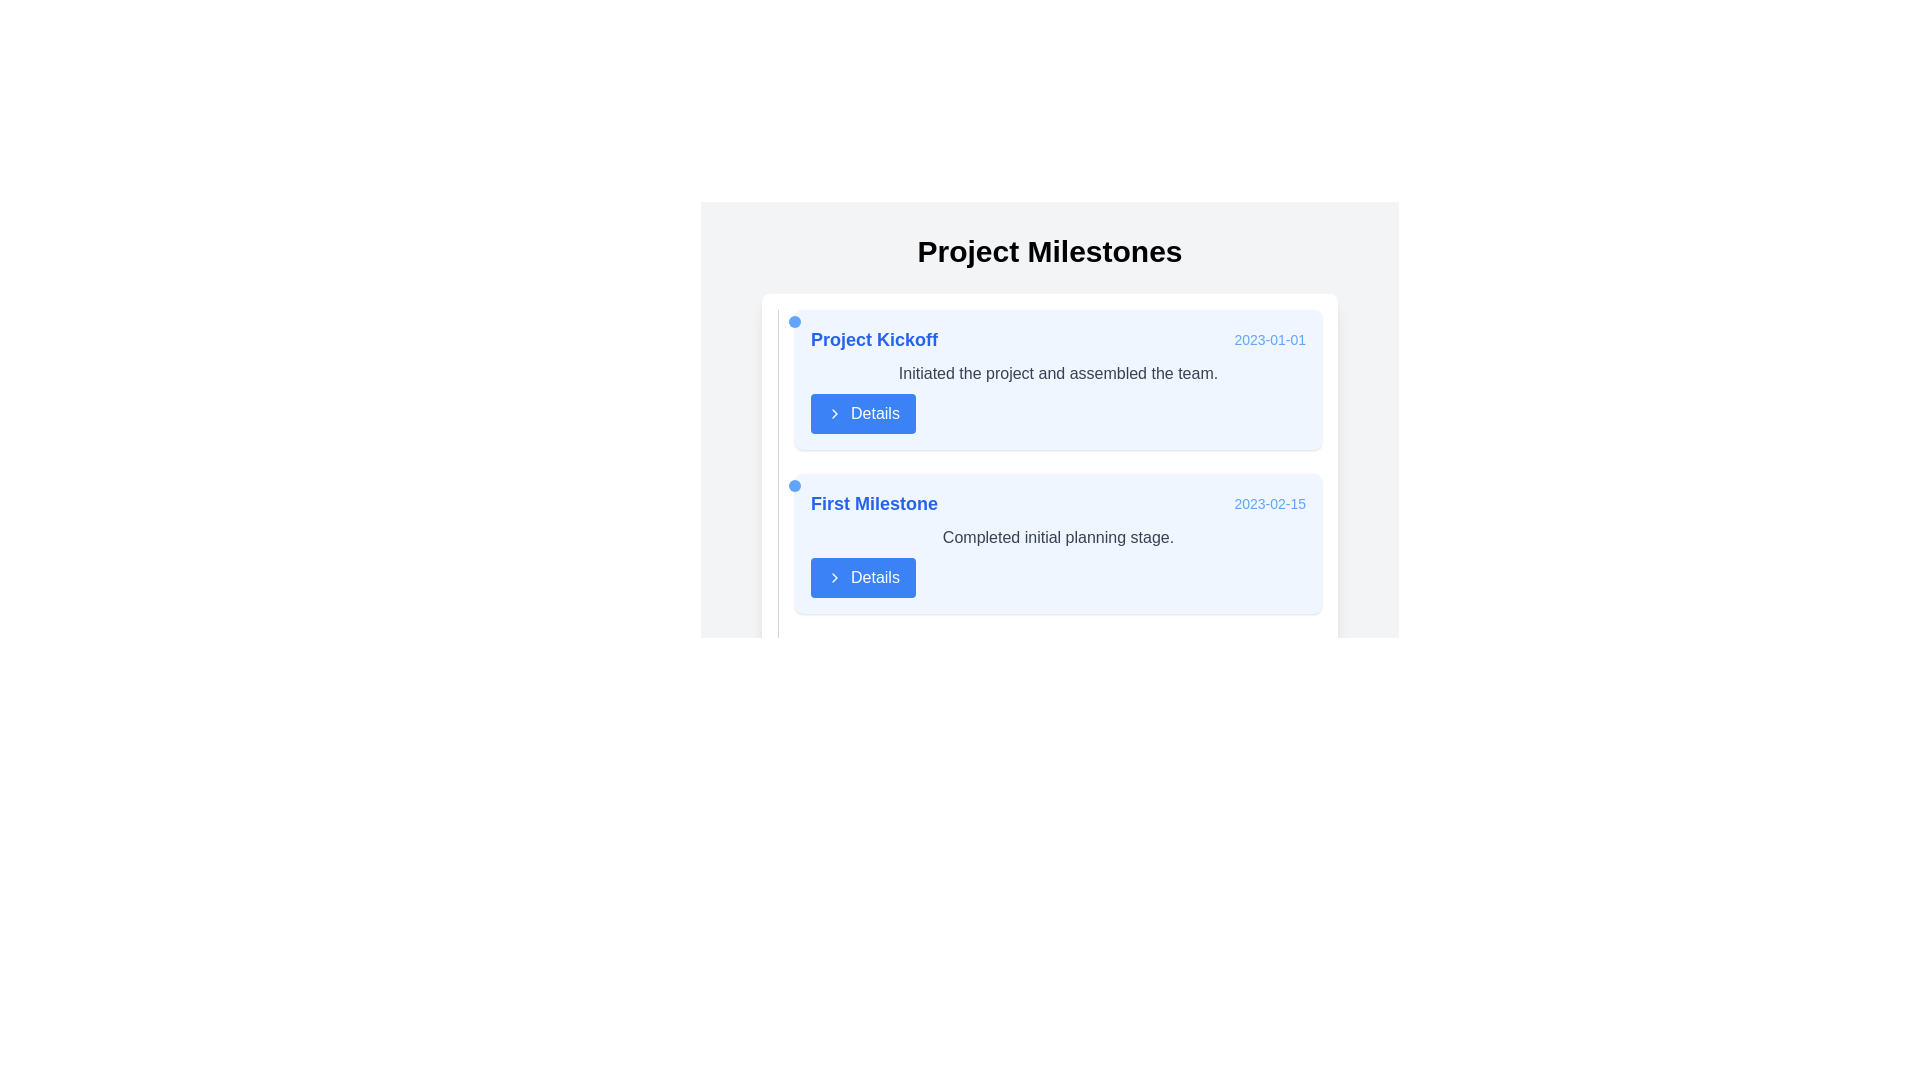 The height and width of the screenshot is (1080, 1920). I want to click on the interactive button located at the lower-left corner of the project milestone card, so click(863, 412).